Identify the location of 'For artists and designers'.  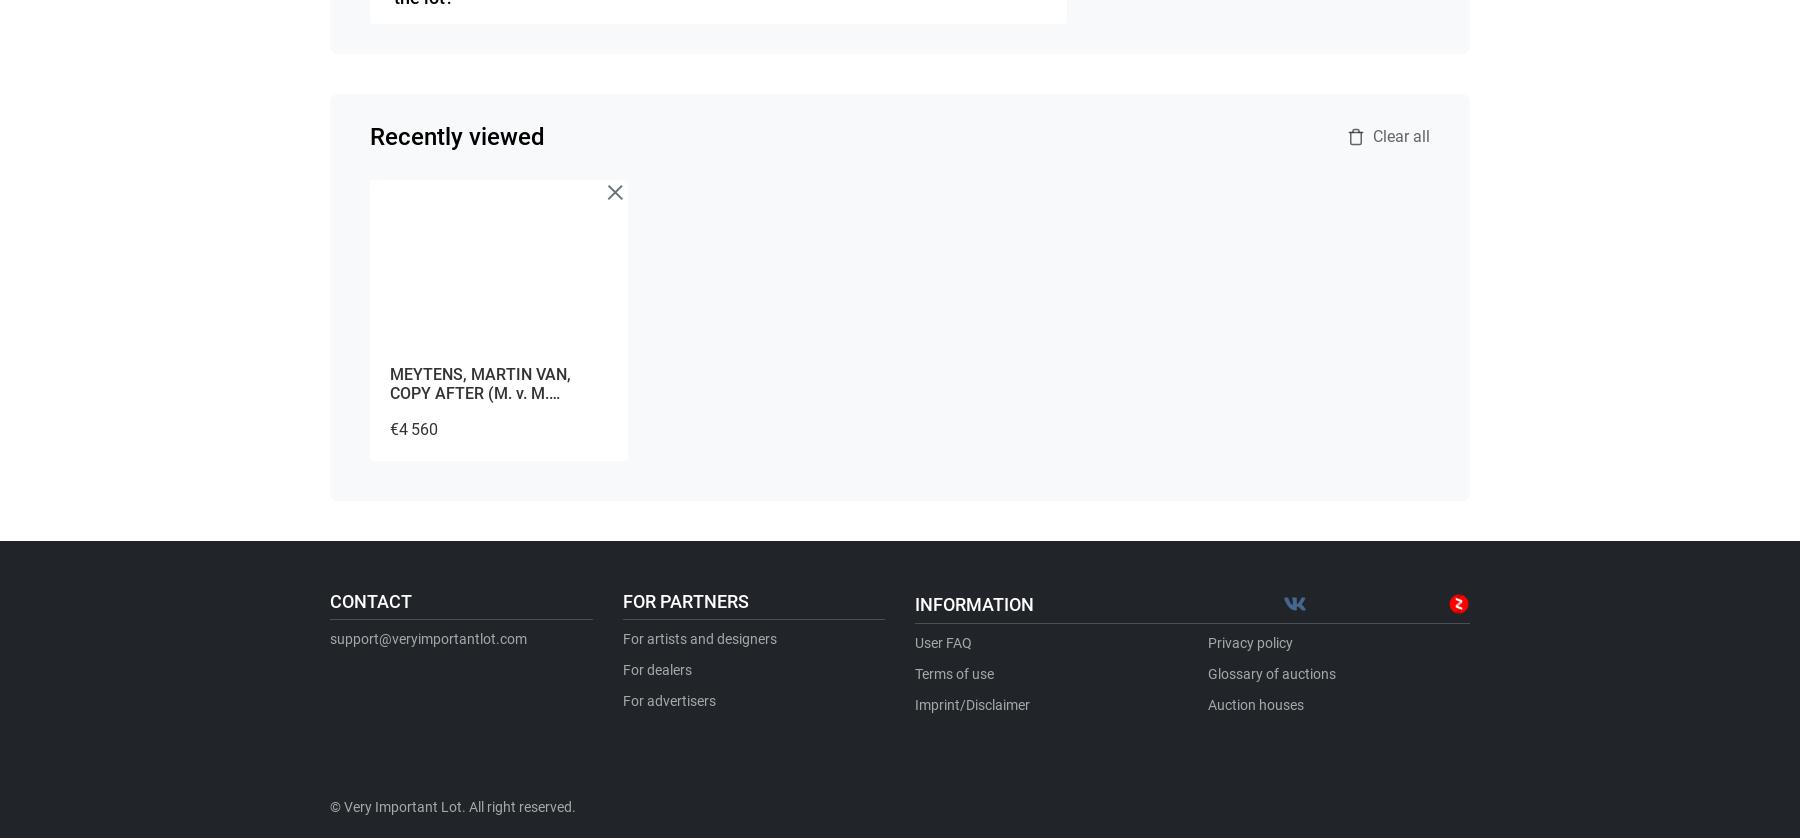
(697, 637).